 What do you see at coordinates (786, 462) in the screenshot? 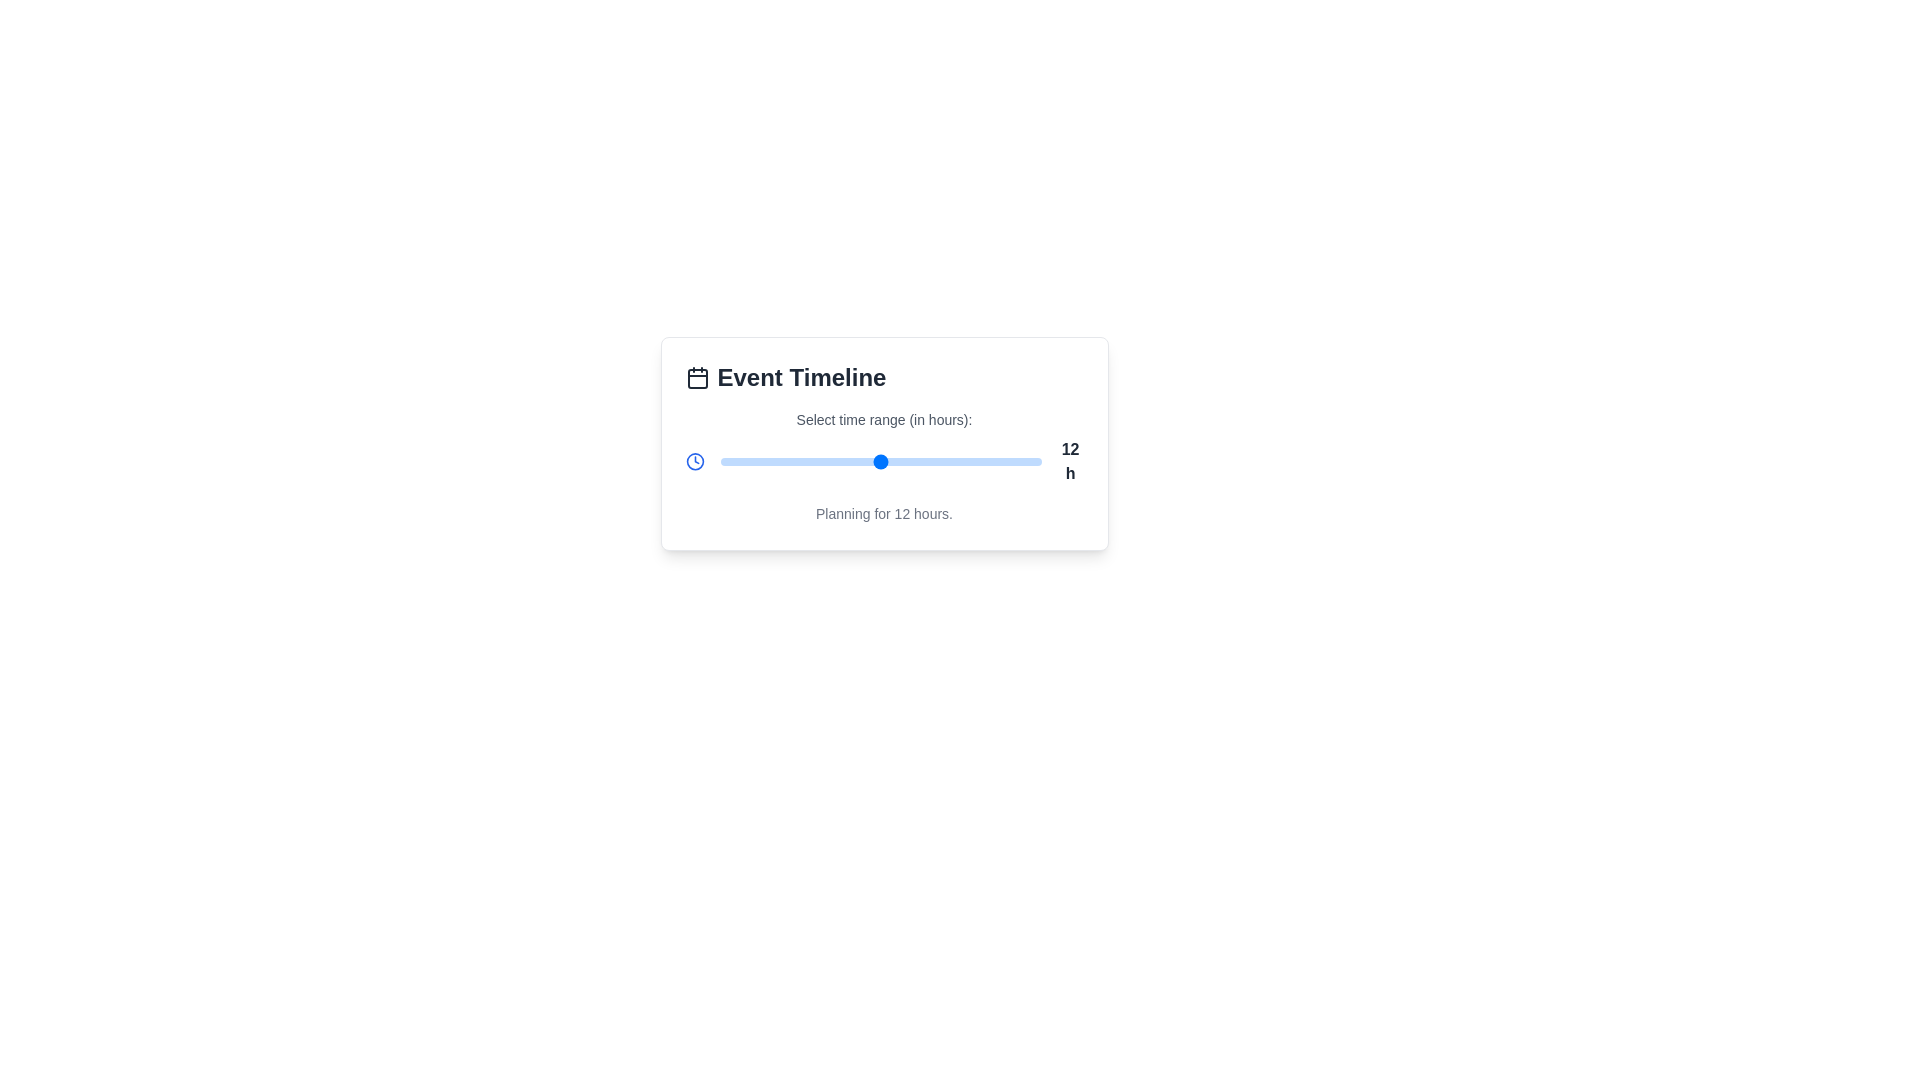
I see `the number of hours` at bounding box center [786, 462].